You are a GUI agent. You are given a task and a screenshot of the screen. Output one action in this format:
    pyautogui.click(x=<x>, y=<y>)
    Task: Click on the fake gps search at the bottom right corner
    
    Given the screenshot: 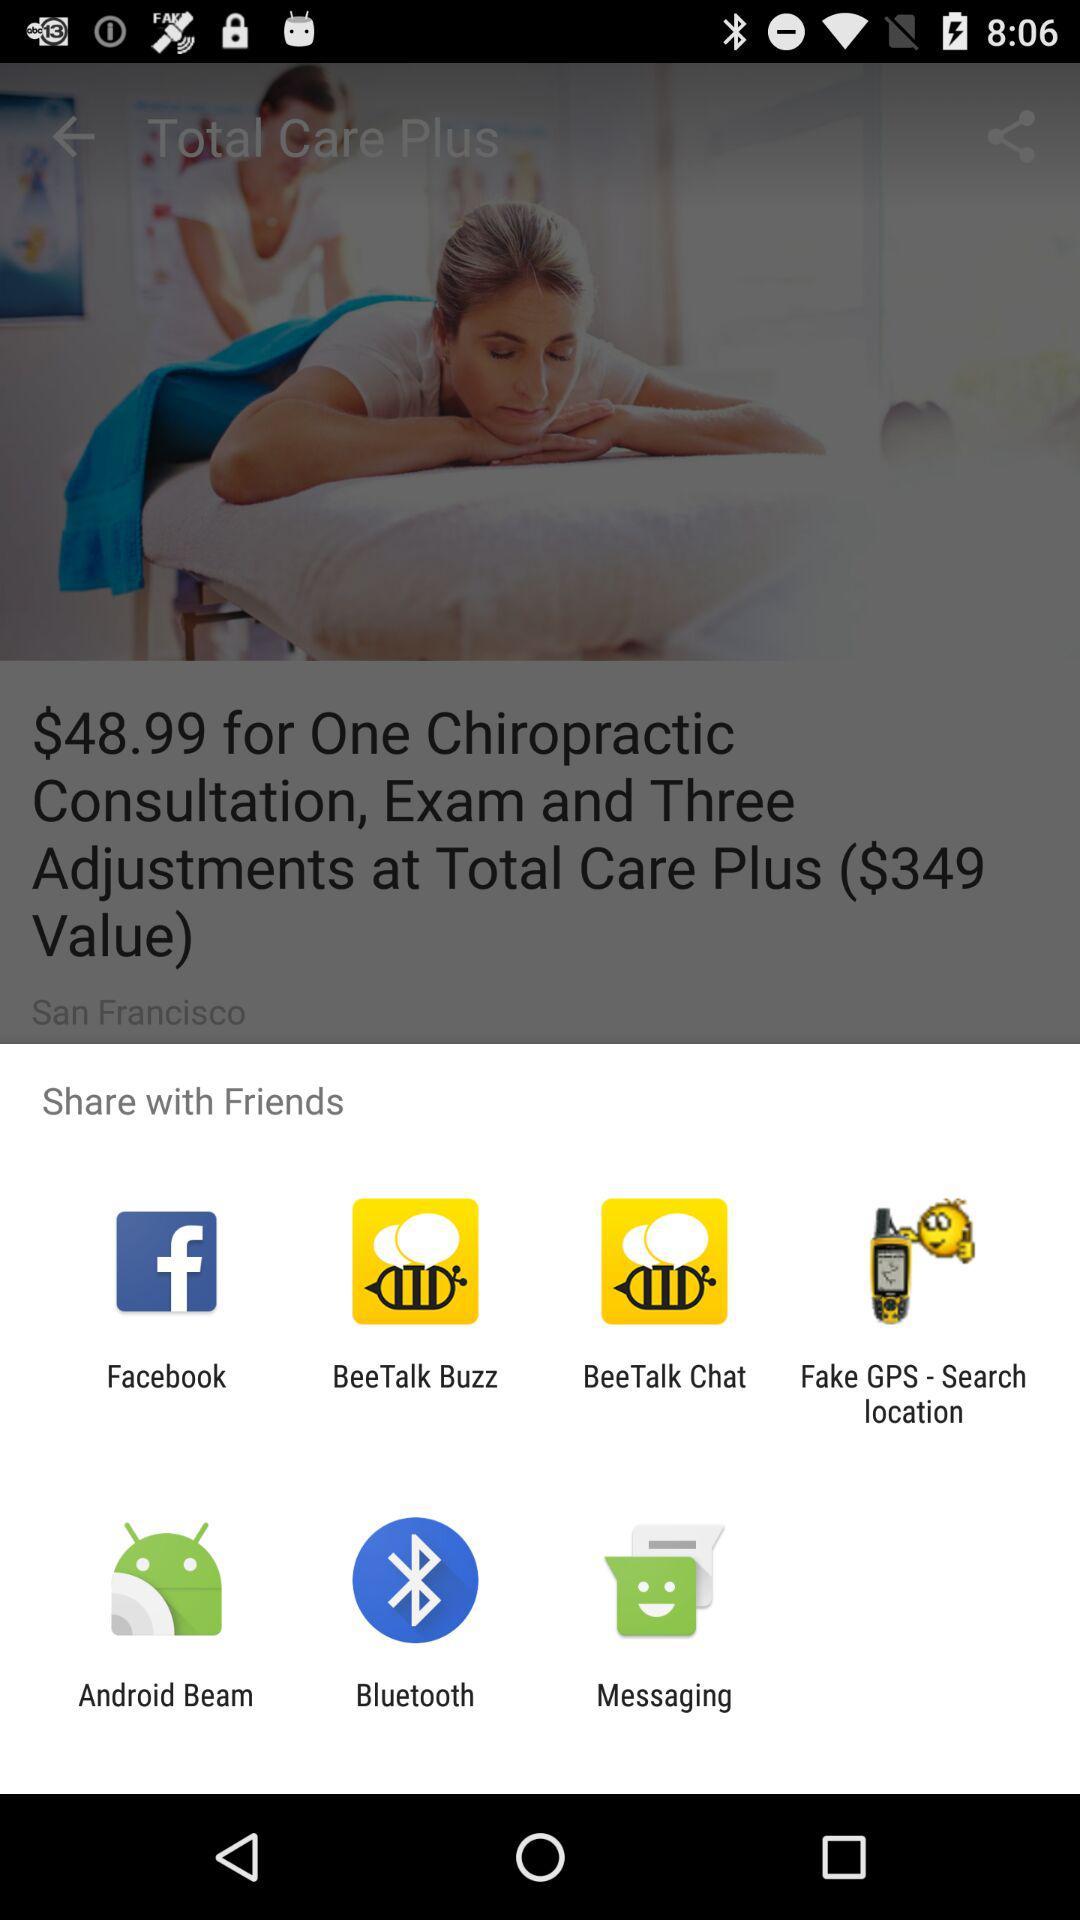 What is the action you would take?
    pyautogui.click(x=913, y=1392)
    